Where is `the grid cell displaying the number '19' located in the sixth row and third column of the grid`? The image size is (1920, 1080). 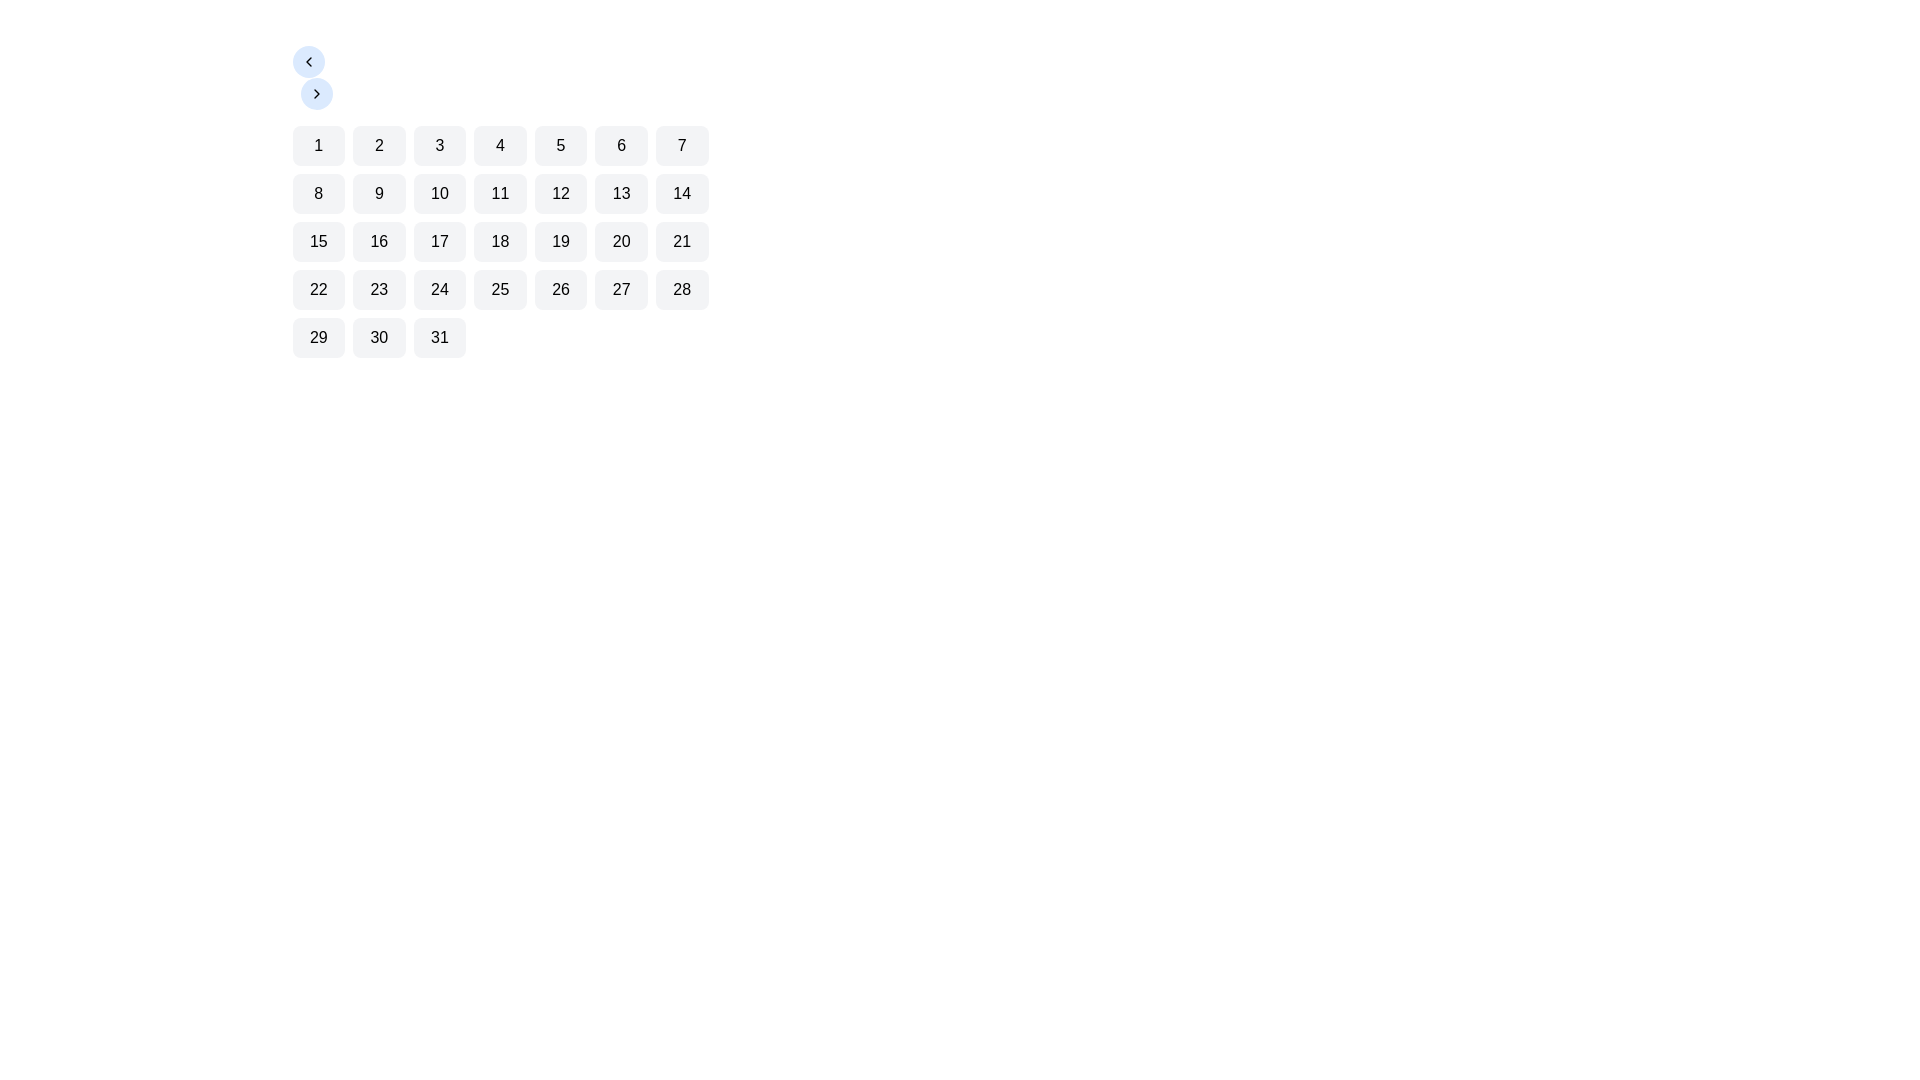
the grid cell displaying the number '19' located in the sixth row and third column of the grid is located at coordinates (560, 241).